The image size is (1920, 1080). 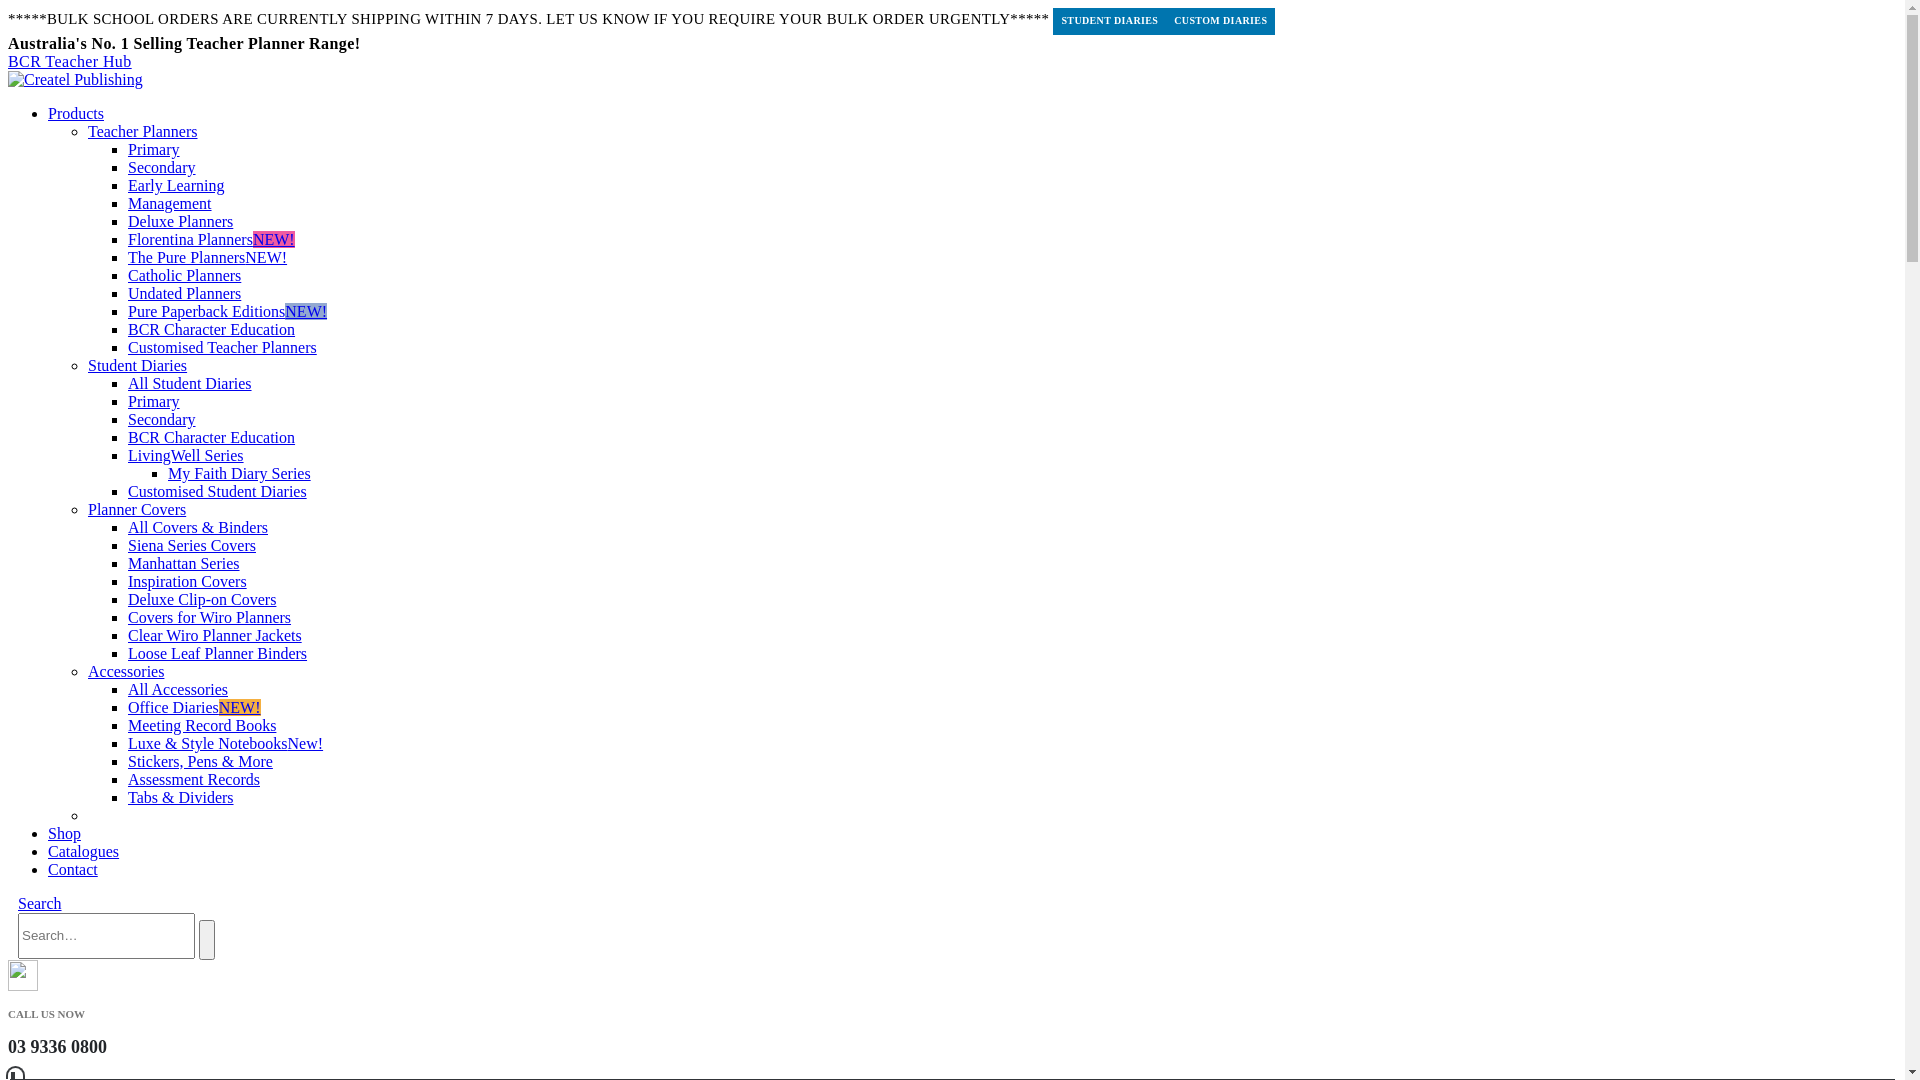 I want to click on 'All Accessories', so click(x=127, y=688).